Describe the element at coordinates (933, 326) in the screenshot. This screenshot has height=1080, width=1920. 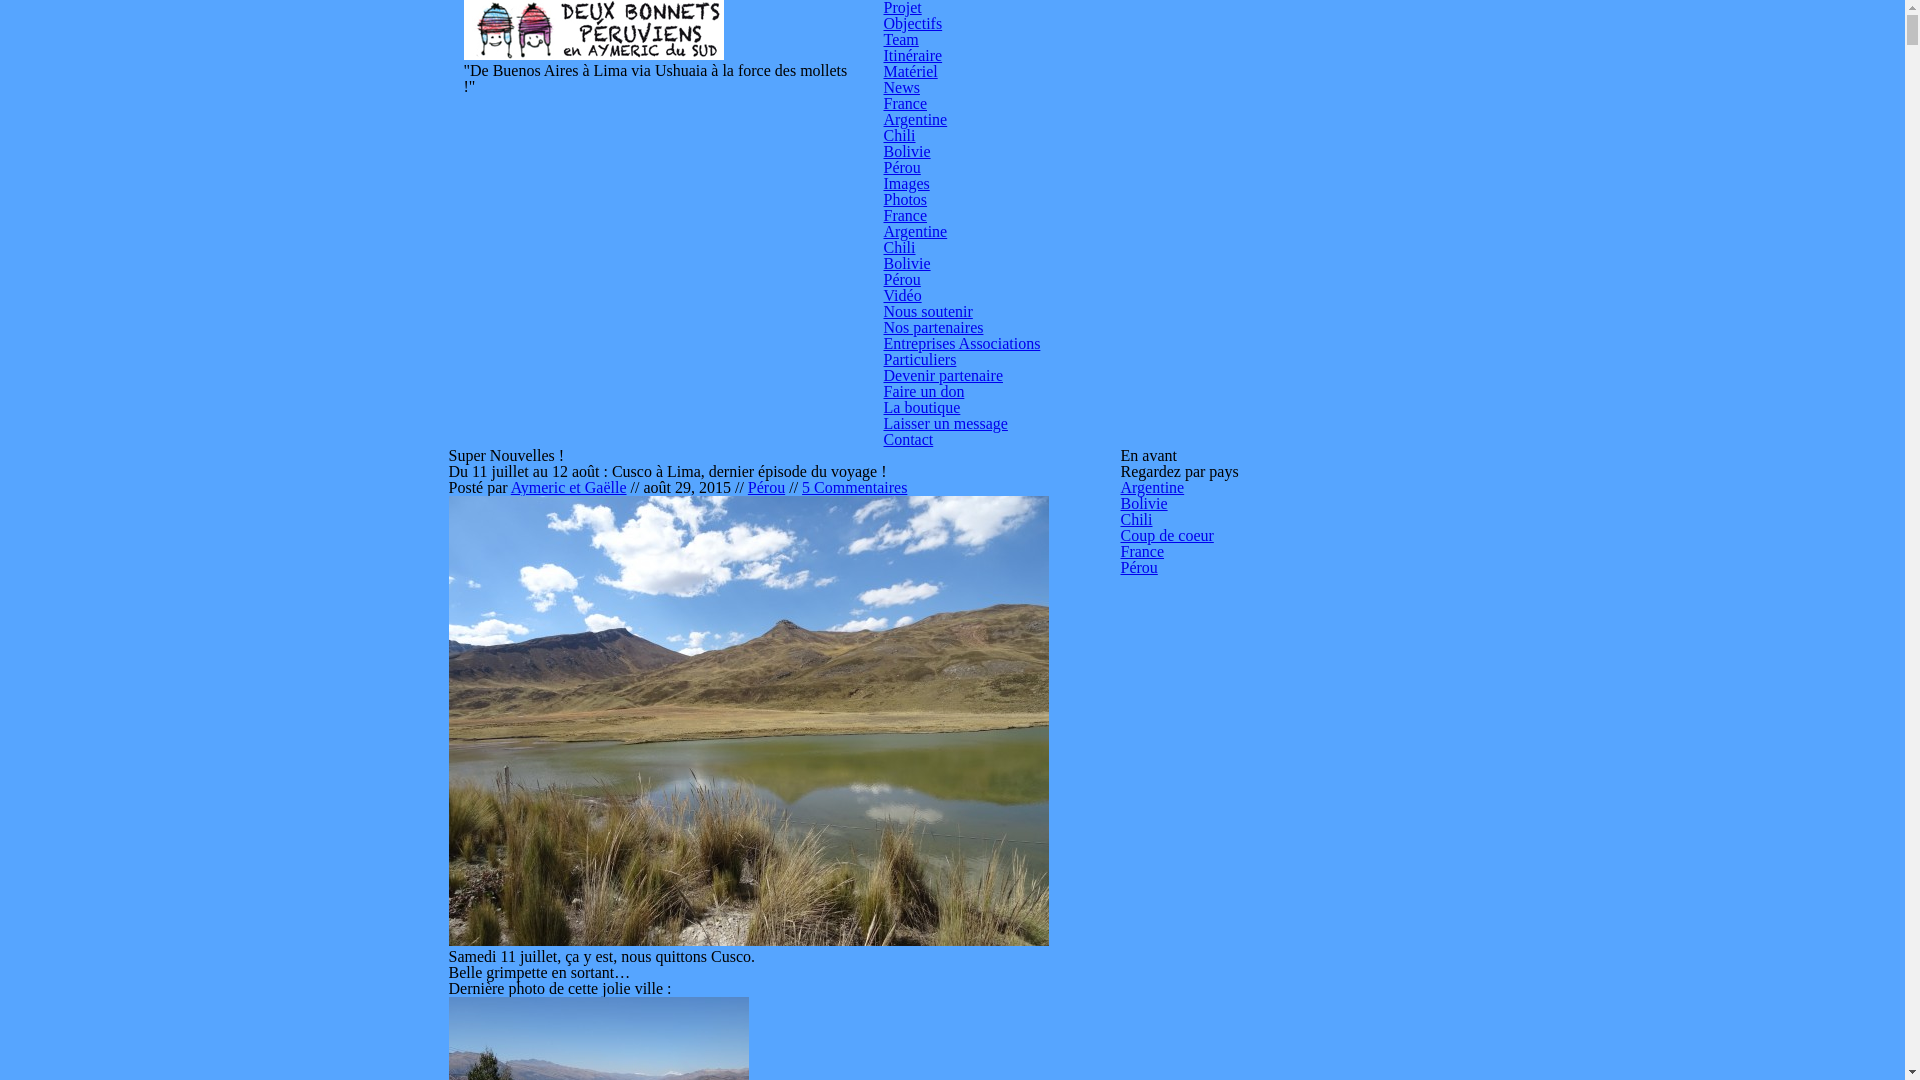
I see `'Nos partenaires'` at that location.